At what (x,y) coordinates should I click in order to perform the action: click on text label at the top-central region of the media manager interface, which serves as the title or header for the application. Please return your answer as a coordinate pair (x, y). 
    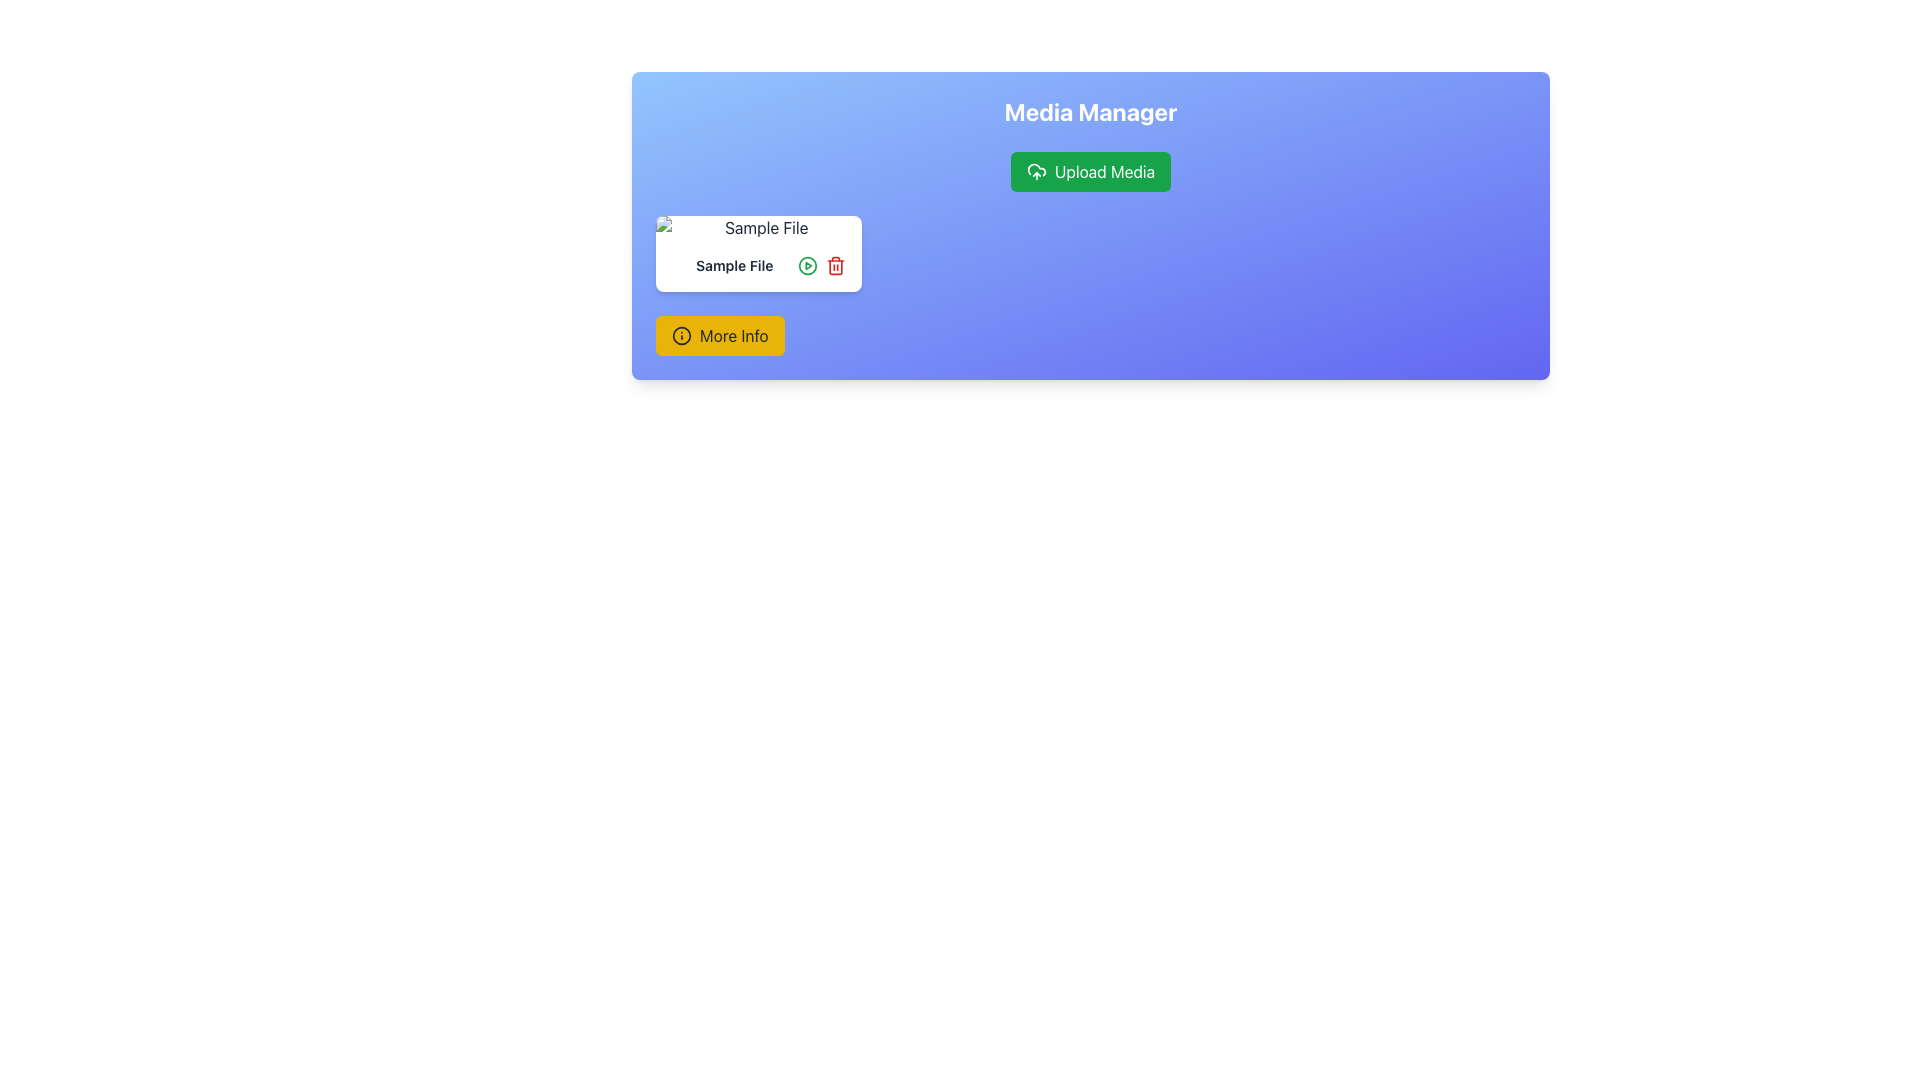
    Looking at the image, I should click on (1089, 111).